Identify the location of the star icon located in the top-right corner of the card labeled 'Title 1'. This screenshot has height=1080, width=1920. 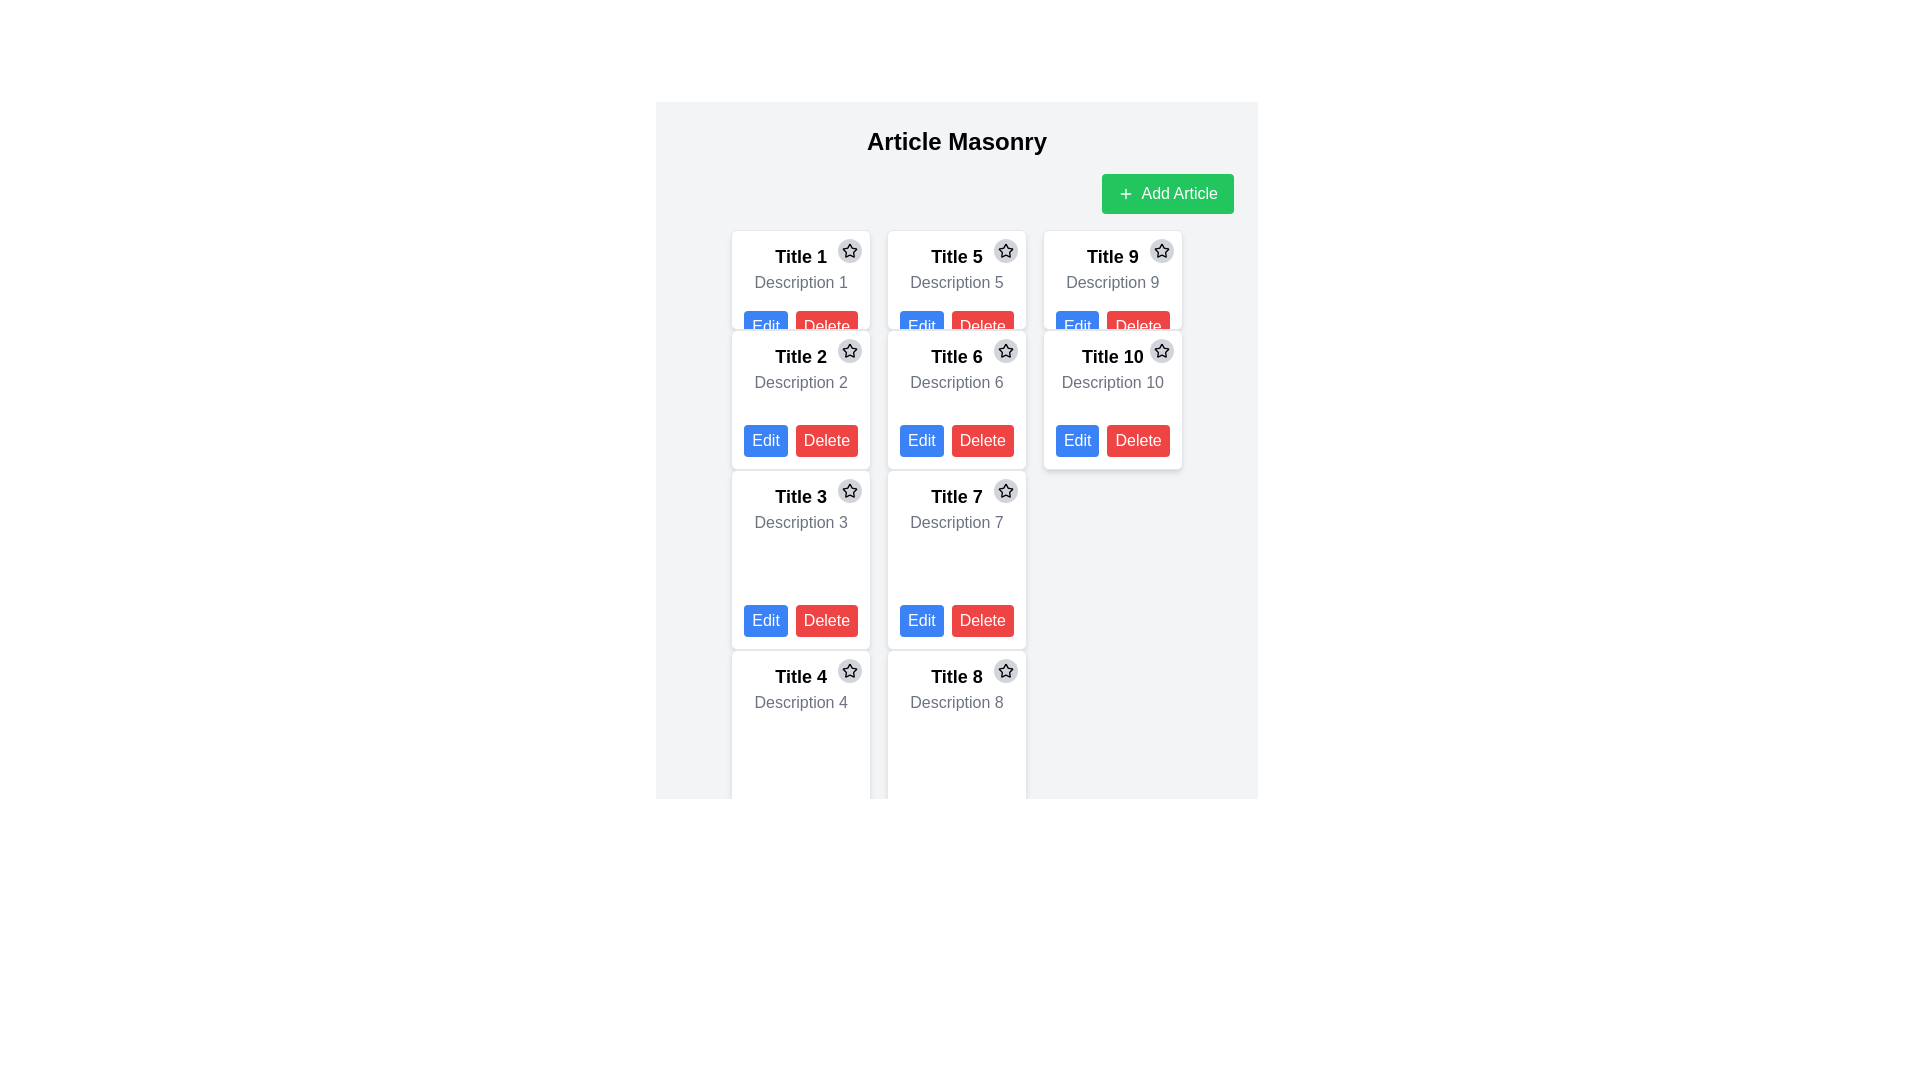
(850, 249).